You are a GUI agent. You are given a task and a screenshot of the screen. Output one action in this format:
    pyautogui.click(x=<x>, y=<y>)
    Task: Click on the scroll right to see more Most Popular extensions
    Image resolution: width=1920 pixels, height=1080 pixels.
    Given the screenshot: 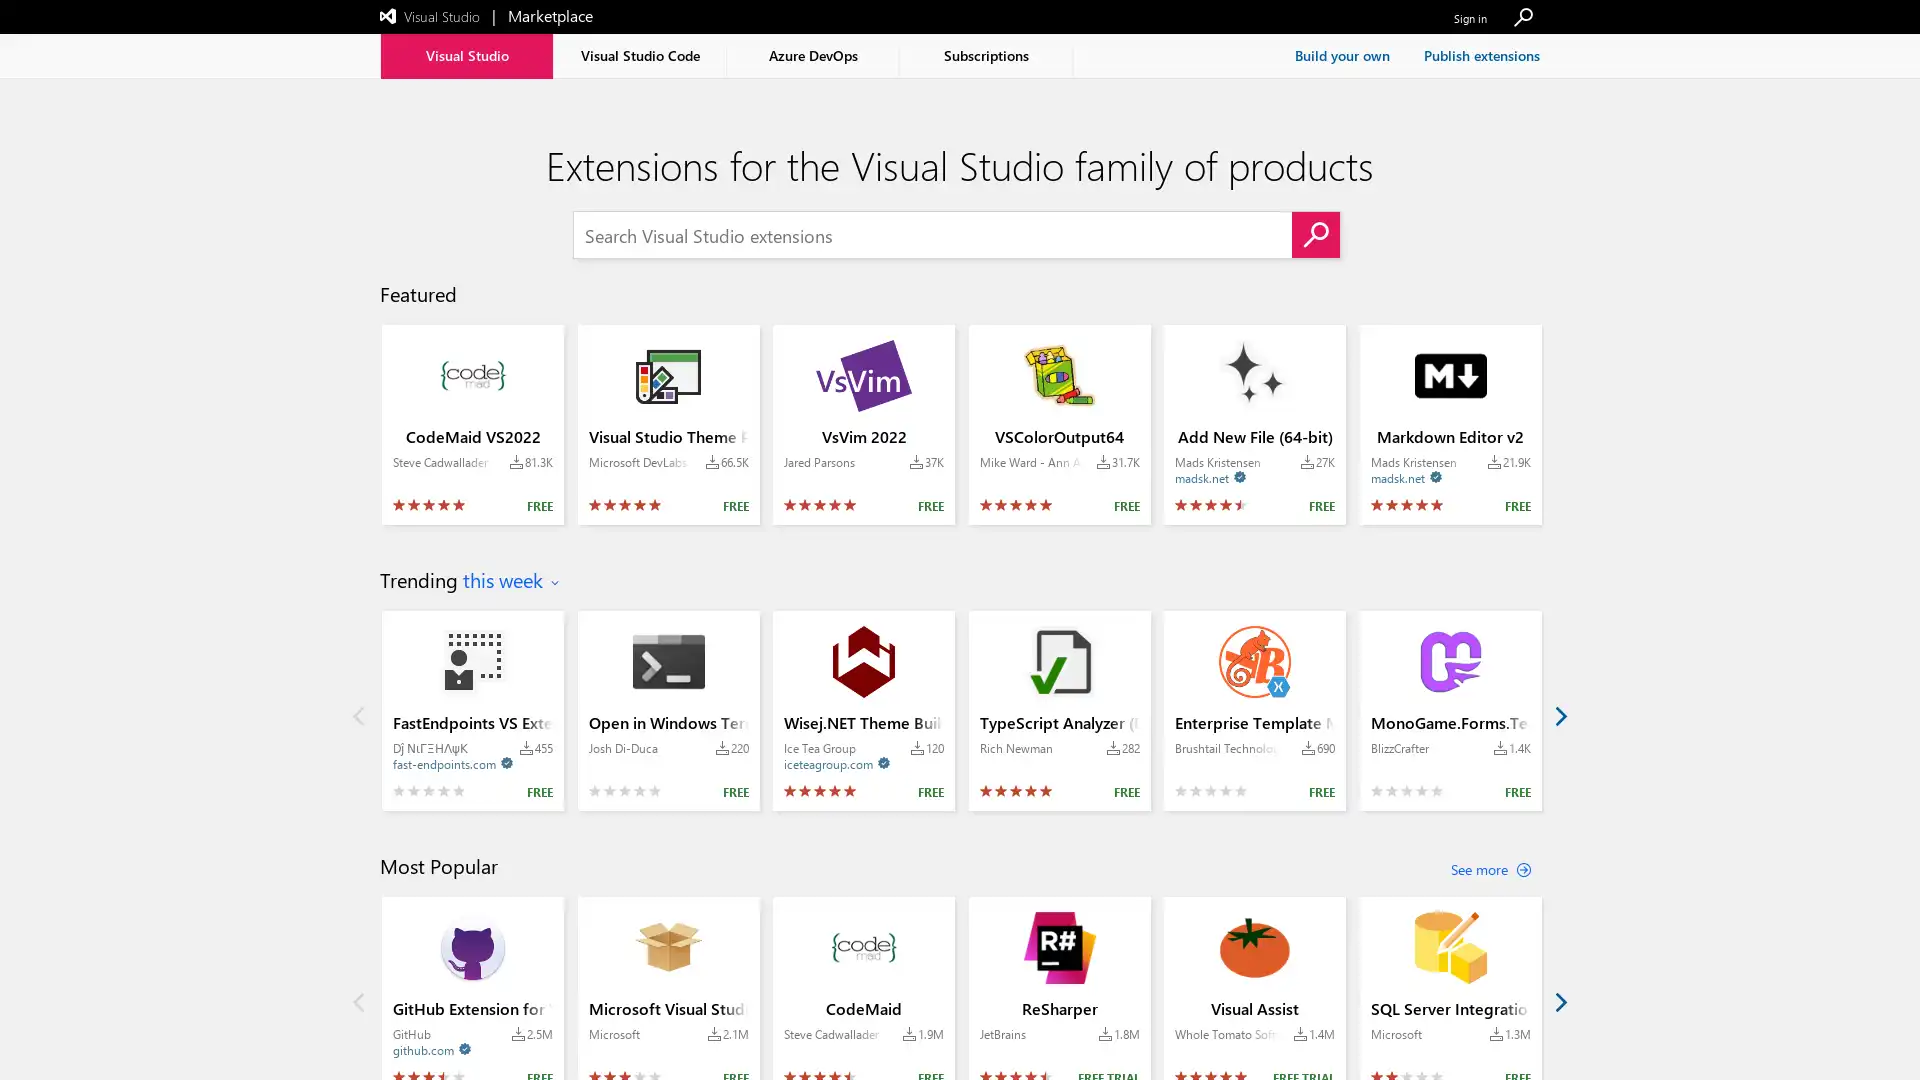 What is the action you would take?
    pyautogui.click(x=1559, y=1001)
    